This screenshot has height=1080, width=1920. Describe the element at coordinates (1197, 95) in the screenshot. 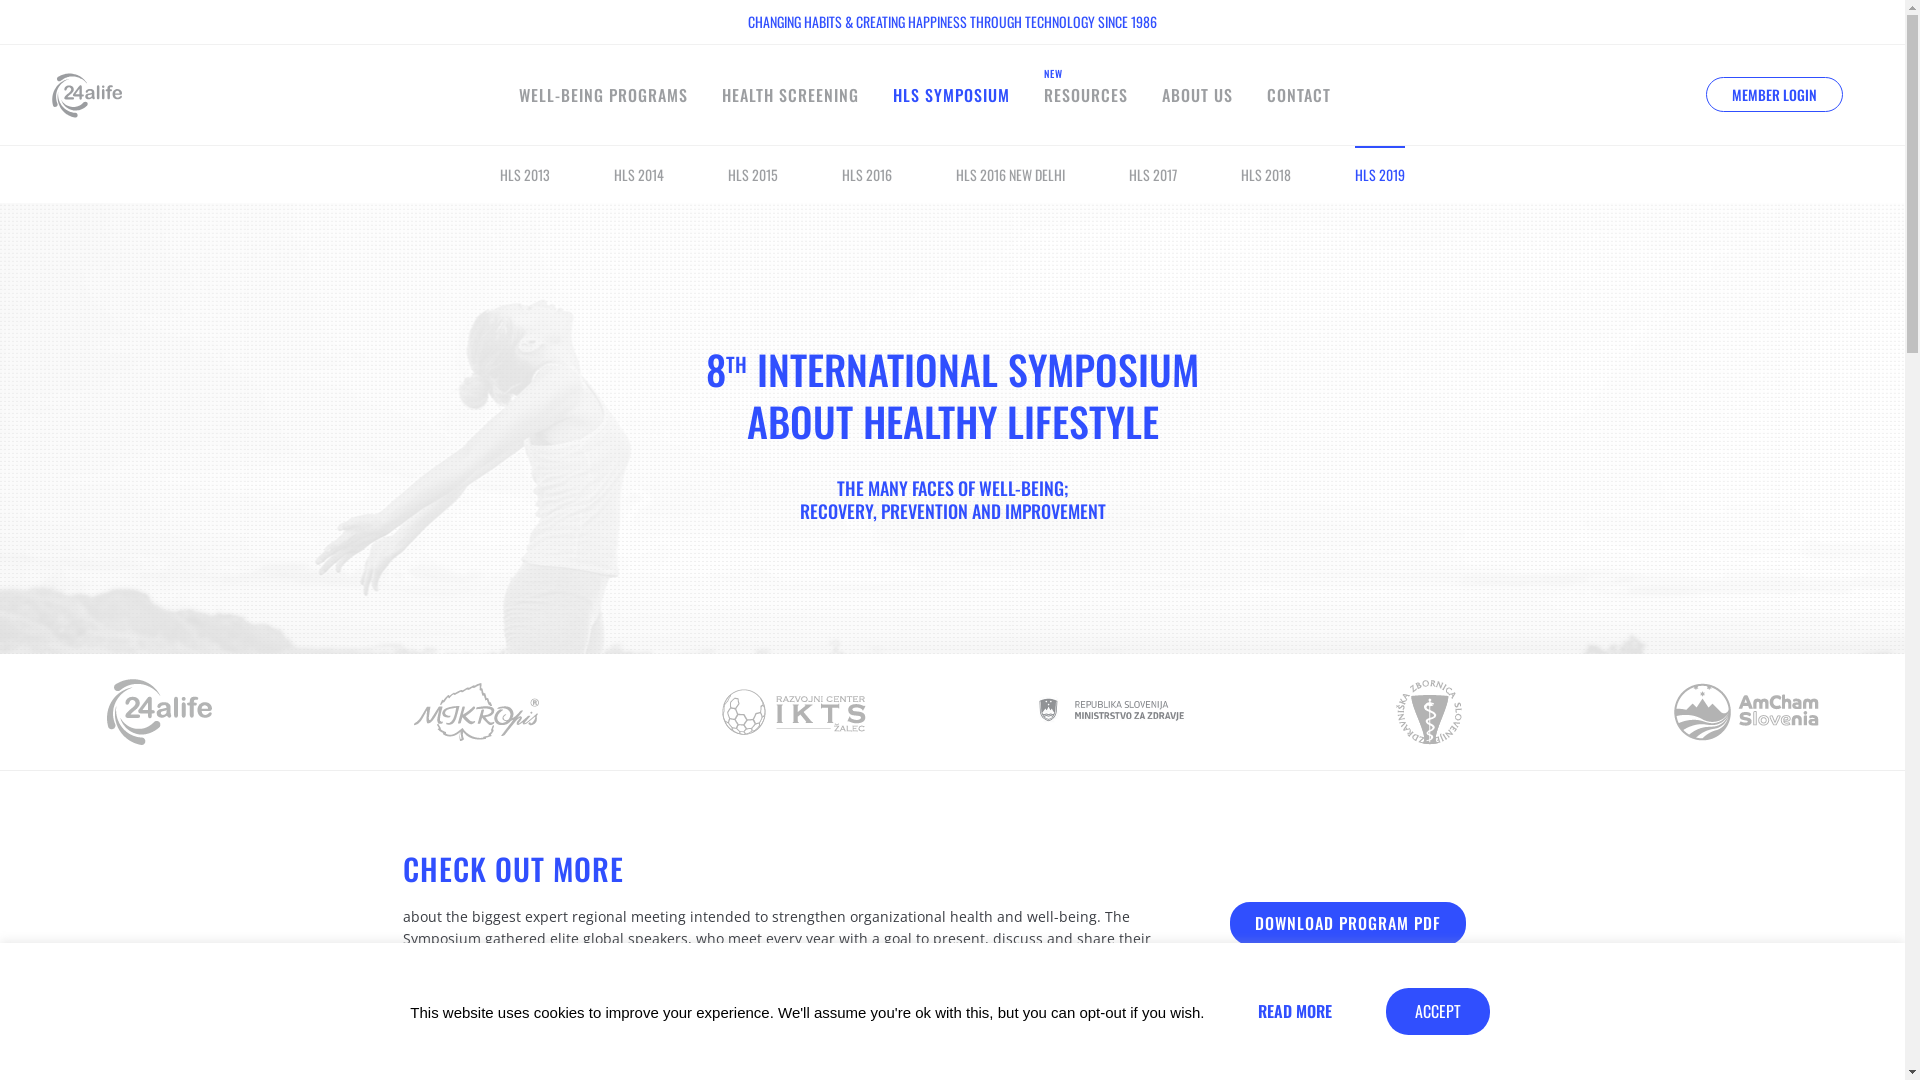

I see `'ABOUT US'` at that location.